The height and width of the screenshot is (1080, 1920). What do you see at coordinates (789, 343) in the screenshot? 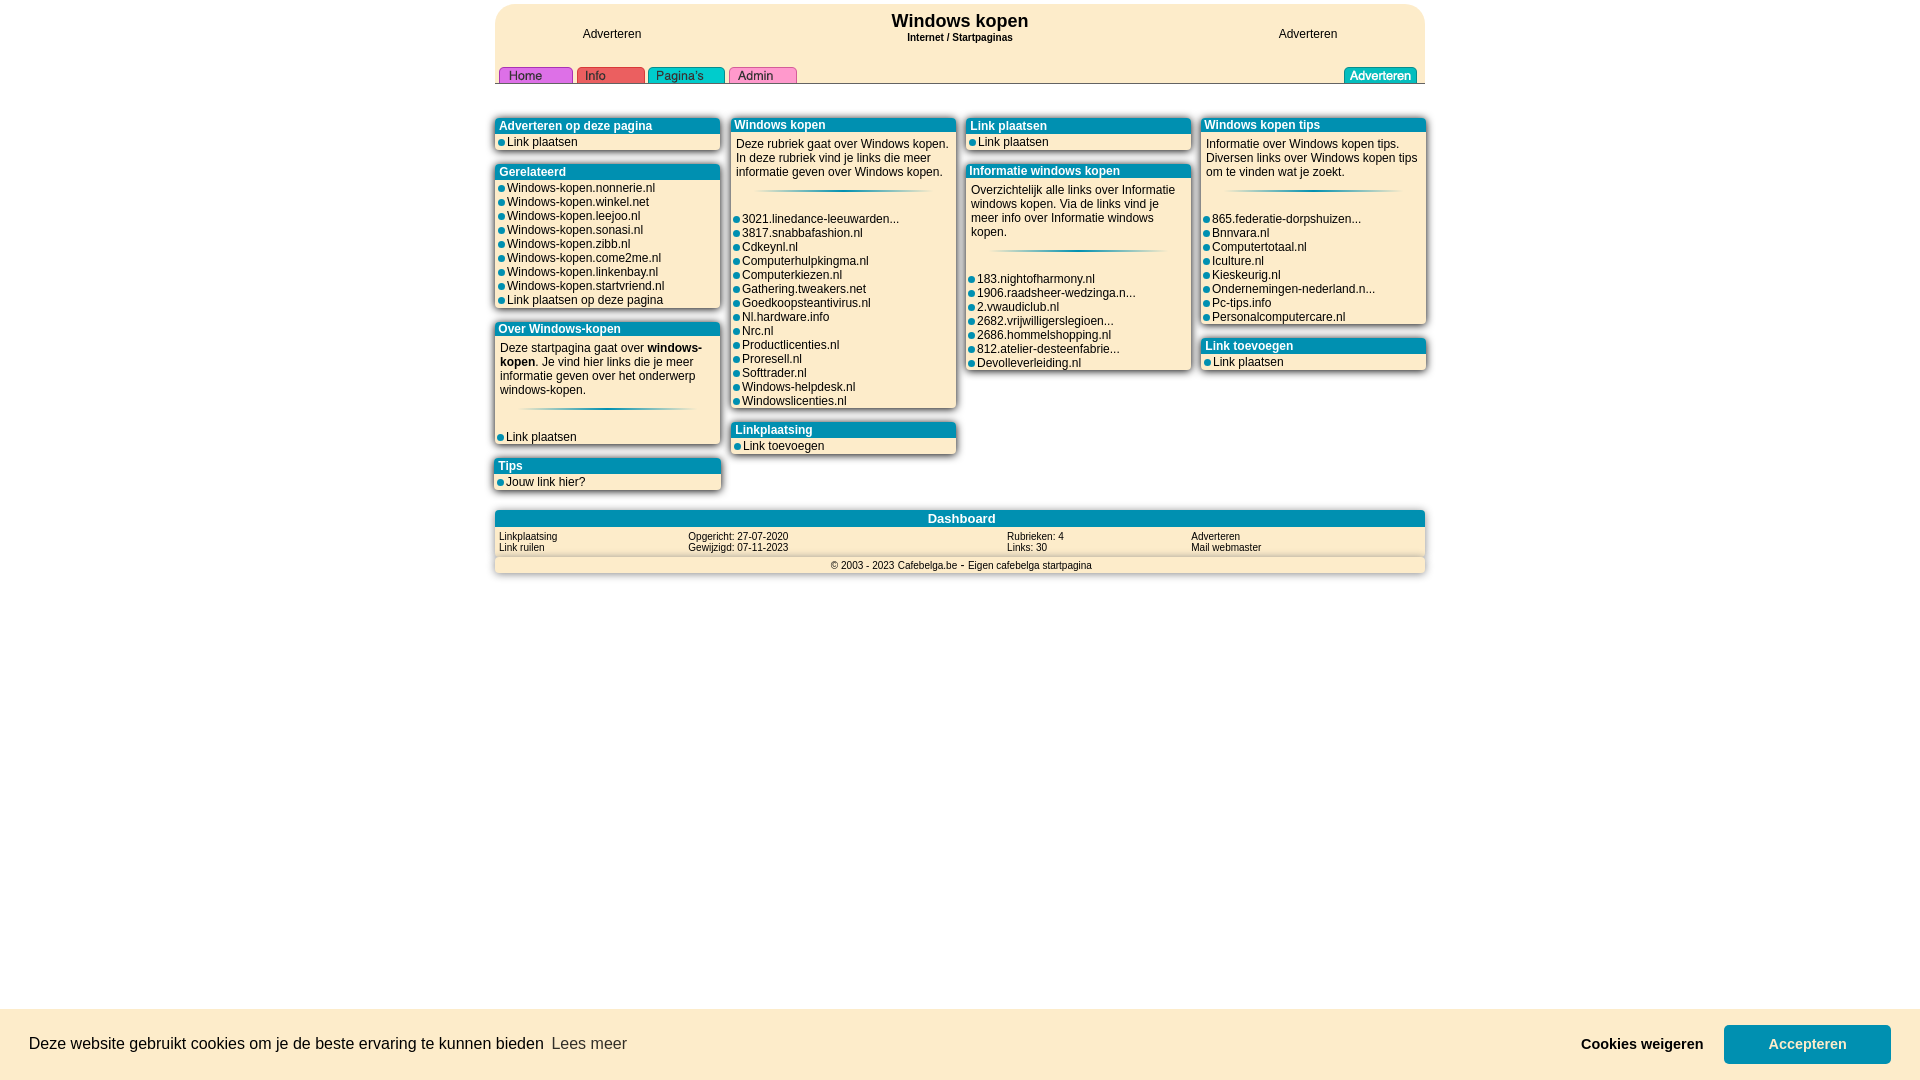
I see `'Productlicenties.nl'` at bounding box center [789, 343].